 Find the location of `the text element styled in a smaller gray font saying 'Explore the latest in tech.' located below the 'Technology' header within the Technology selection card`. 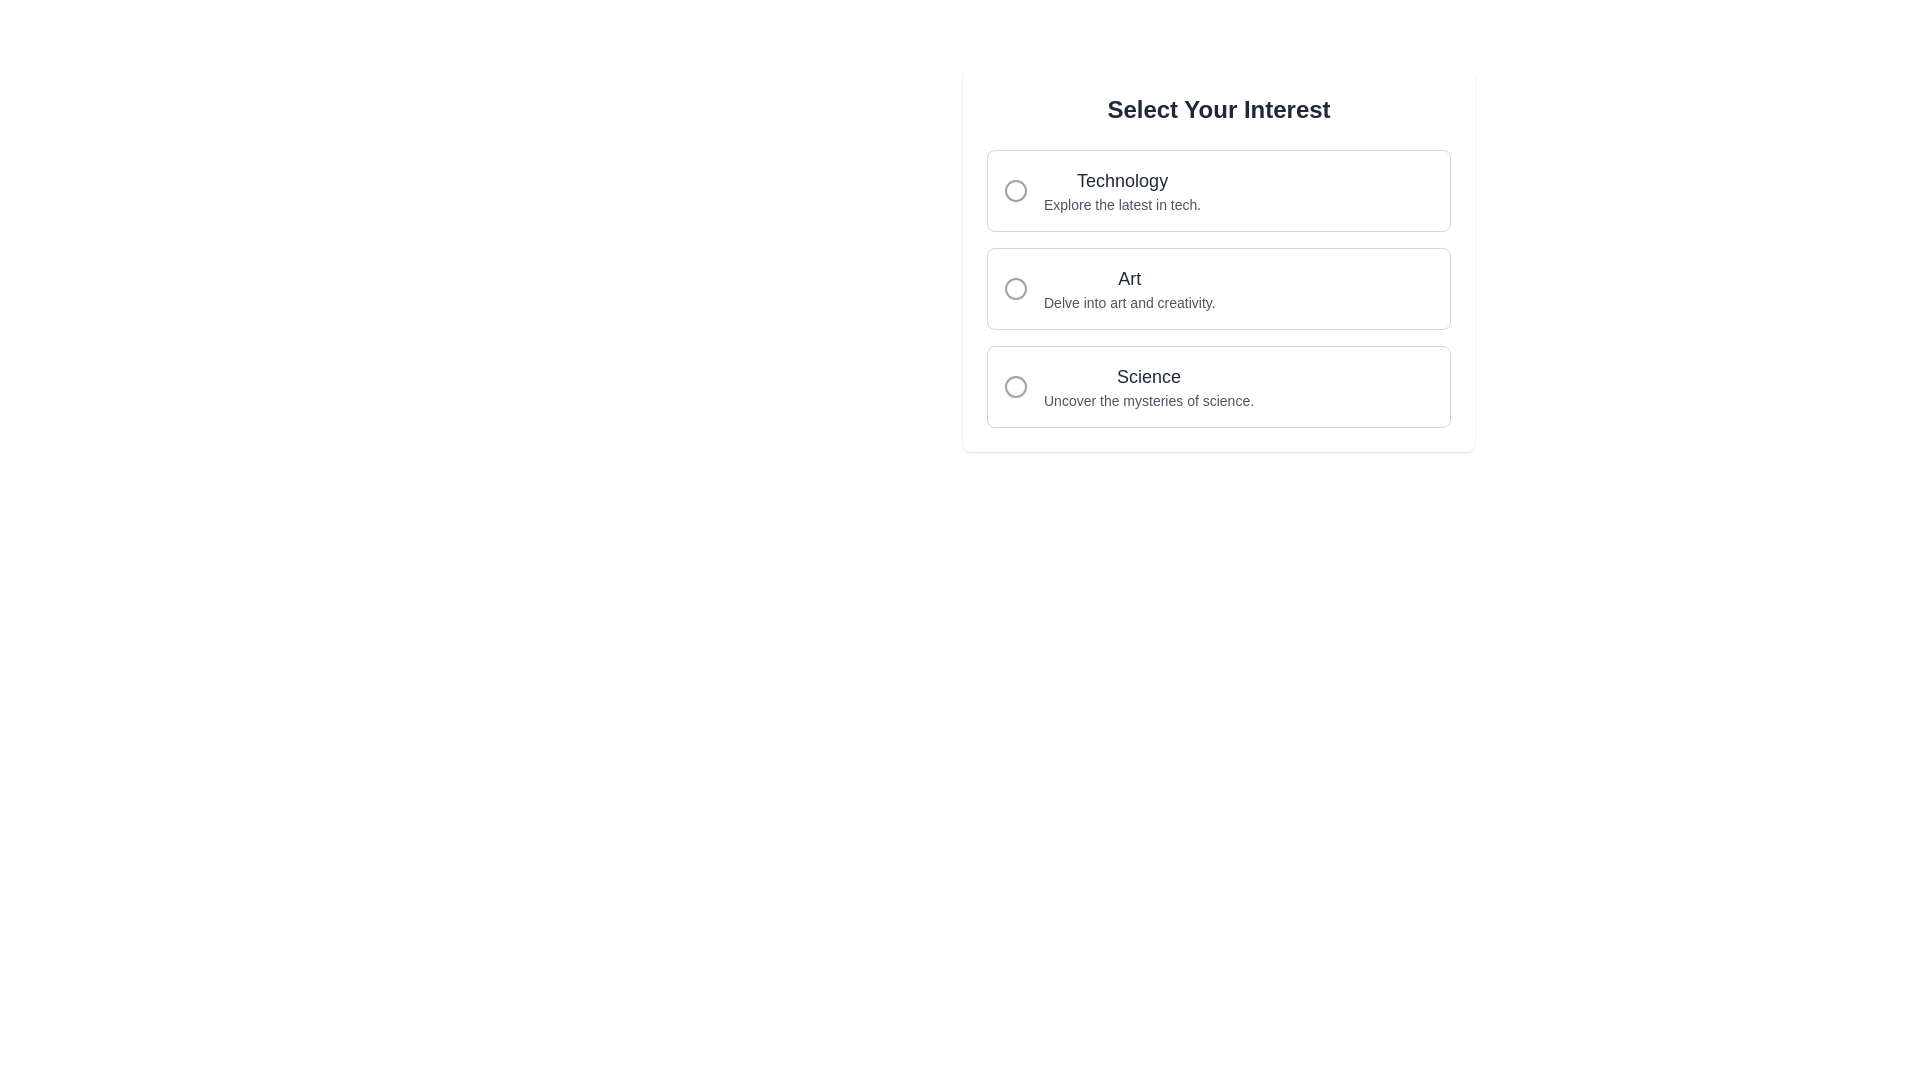

the text element styled in a smaller gray font saying 'Explore the latest in tech.' located below the 'Technology' header within the Technology selection card is located at coordinates (1122, 204).